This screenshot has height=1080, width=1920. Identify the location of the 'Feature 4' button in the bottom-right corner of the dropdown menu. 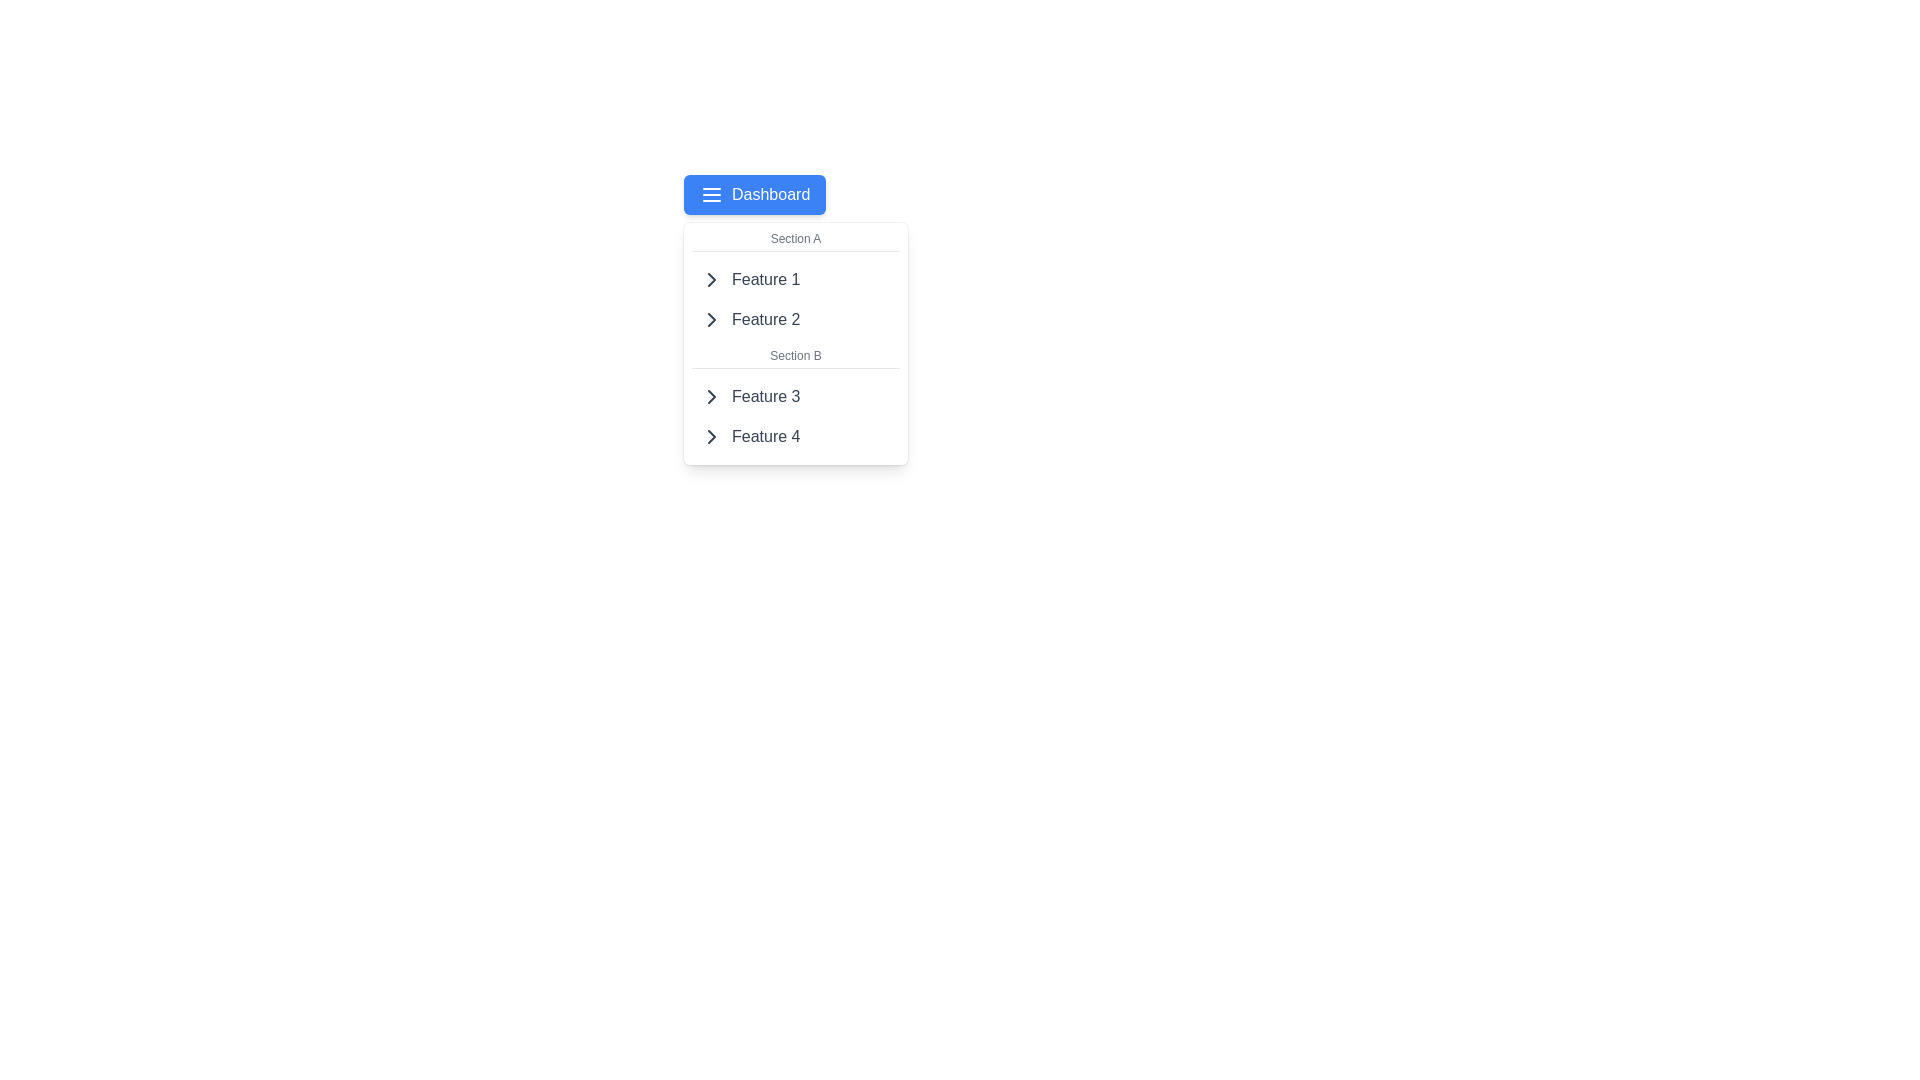
(795, 435).